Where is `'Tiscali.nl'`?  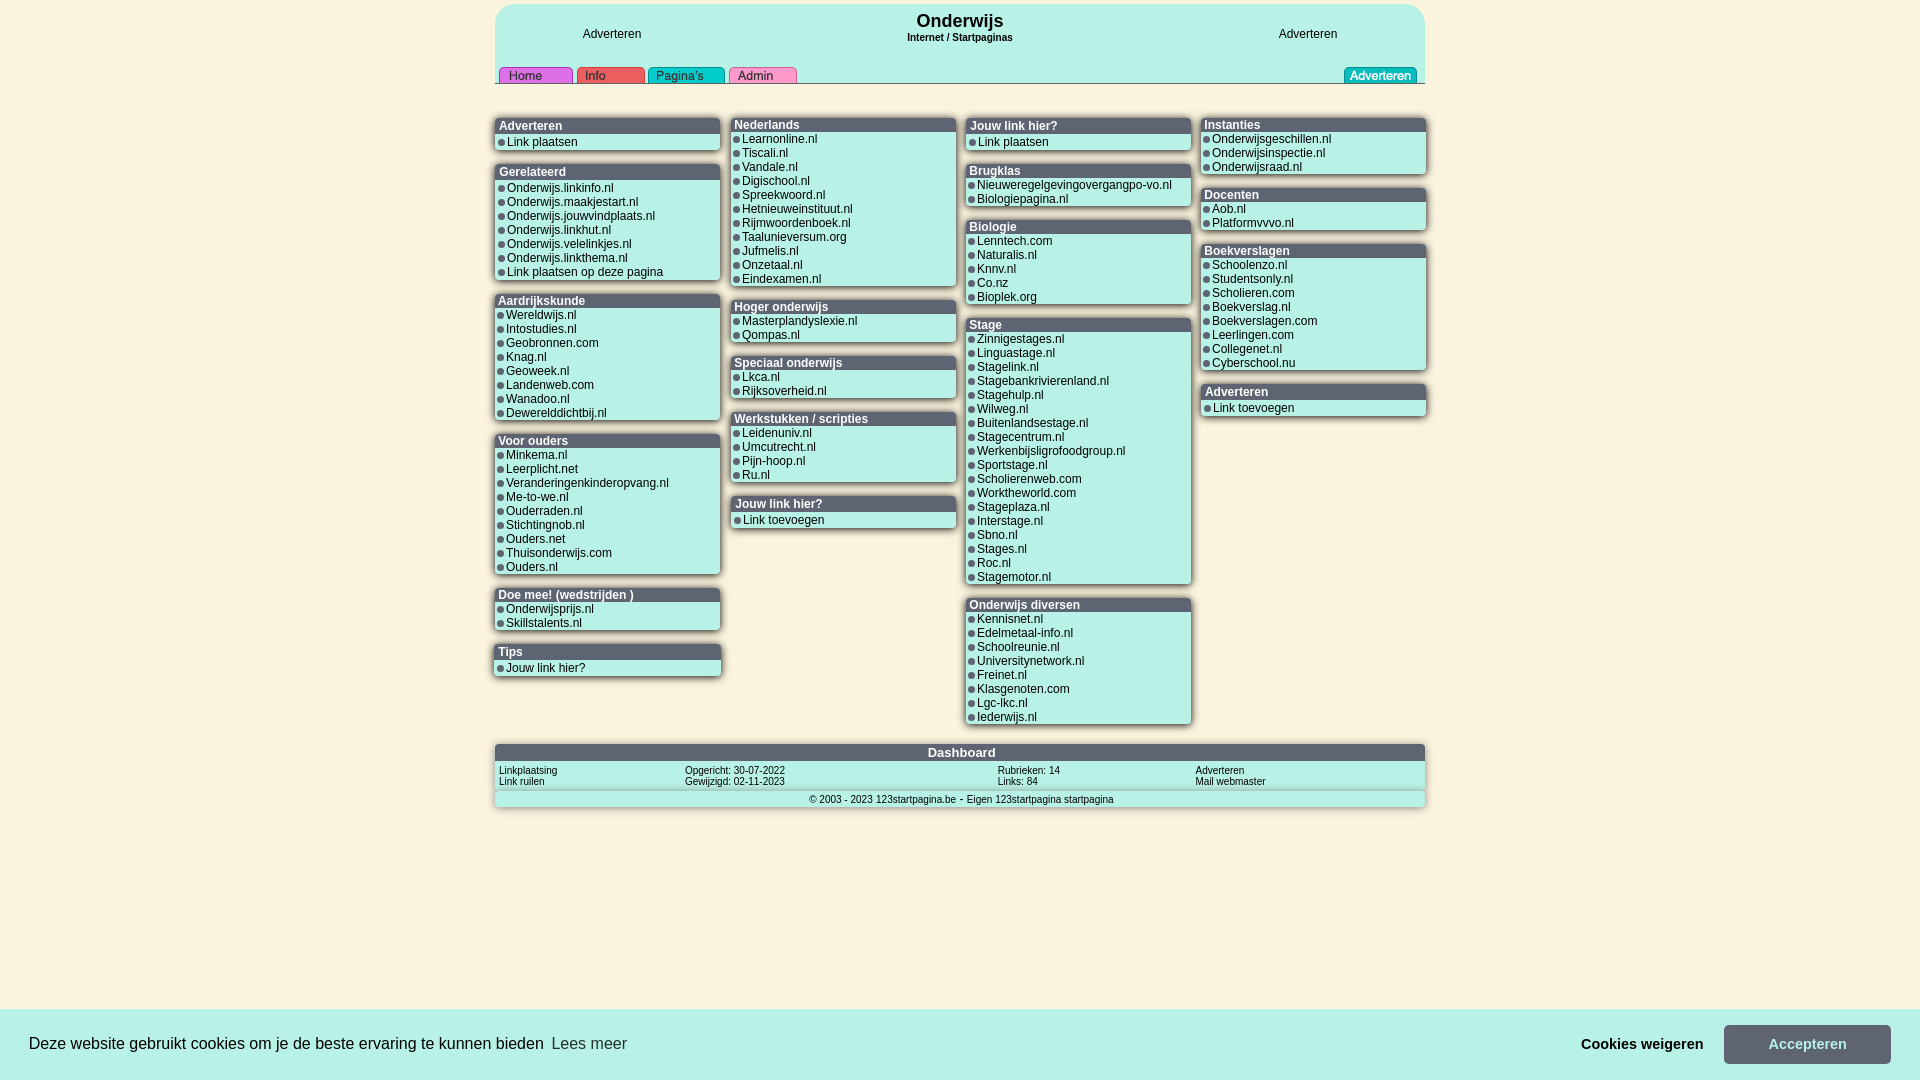 'Tiscali.nl' is located at coordinates (763, 152).